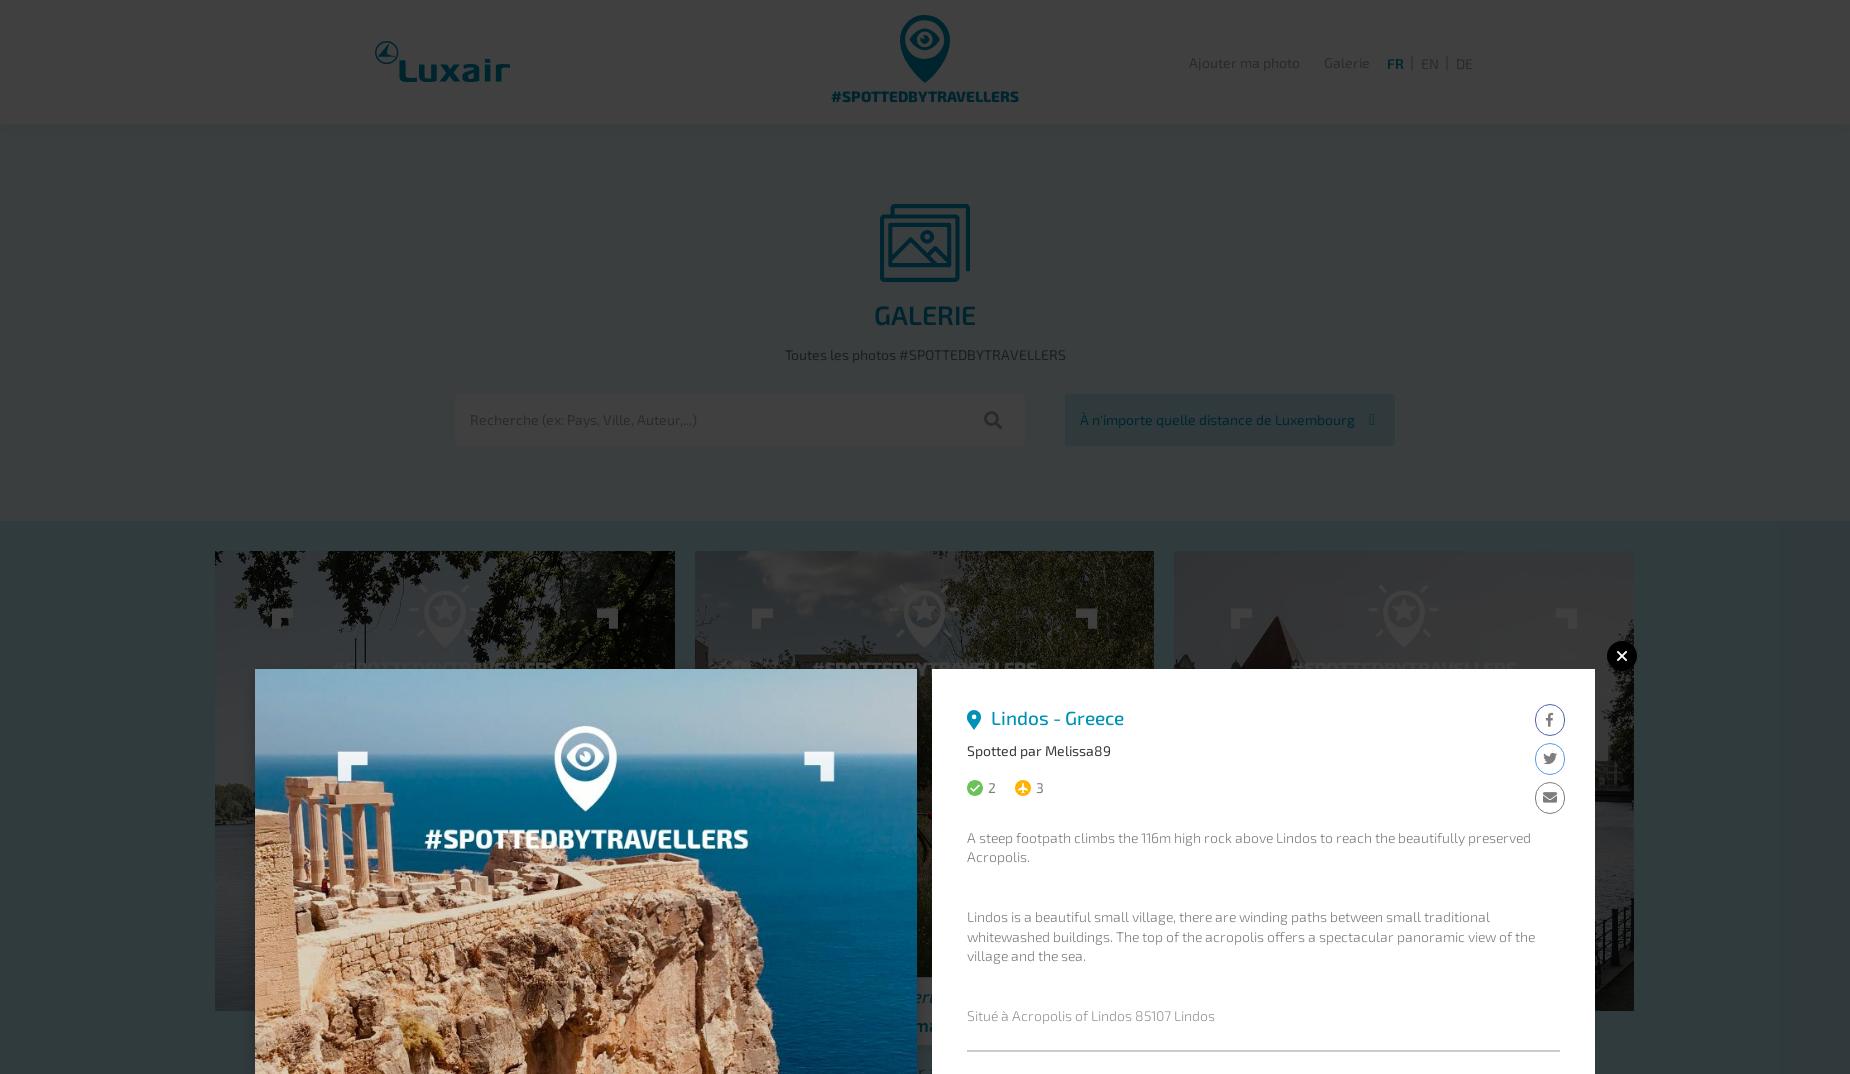 Image resolution: width=1850 pixels, height=1074 pixels. I want to click on 'Lindos is a beautiful small village, there are winding paths between small traditional whitewashed buildings. The top of the acropolis offers a spectacular panoramic view of the village and the sea.', so click(1249, 935).